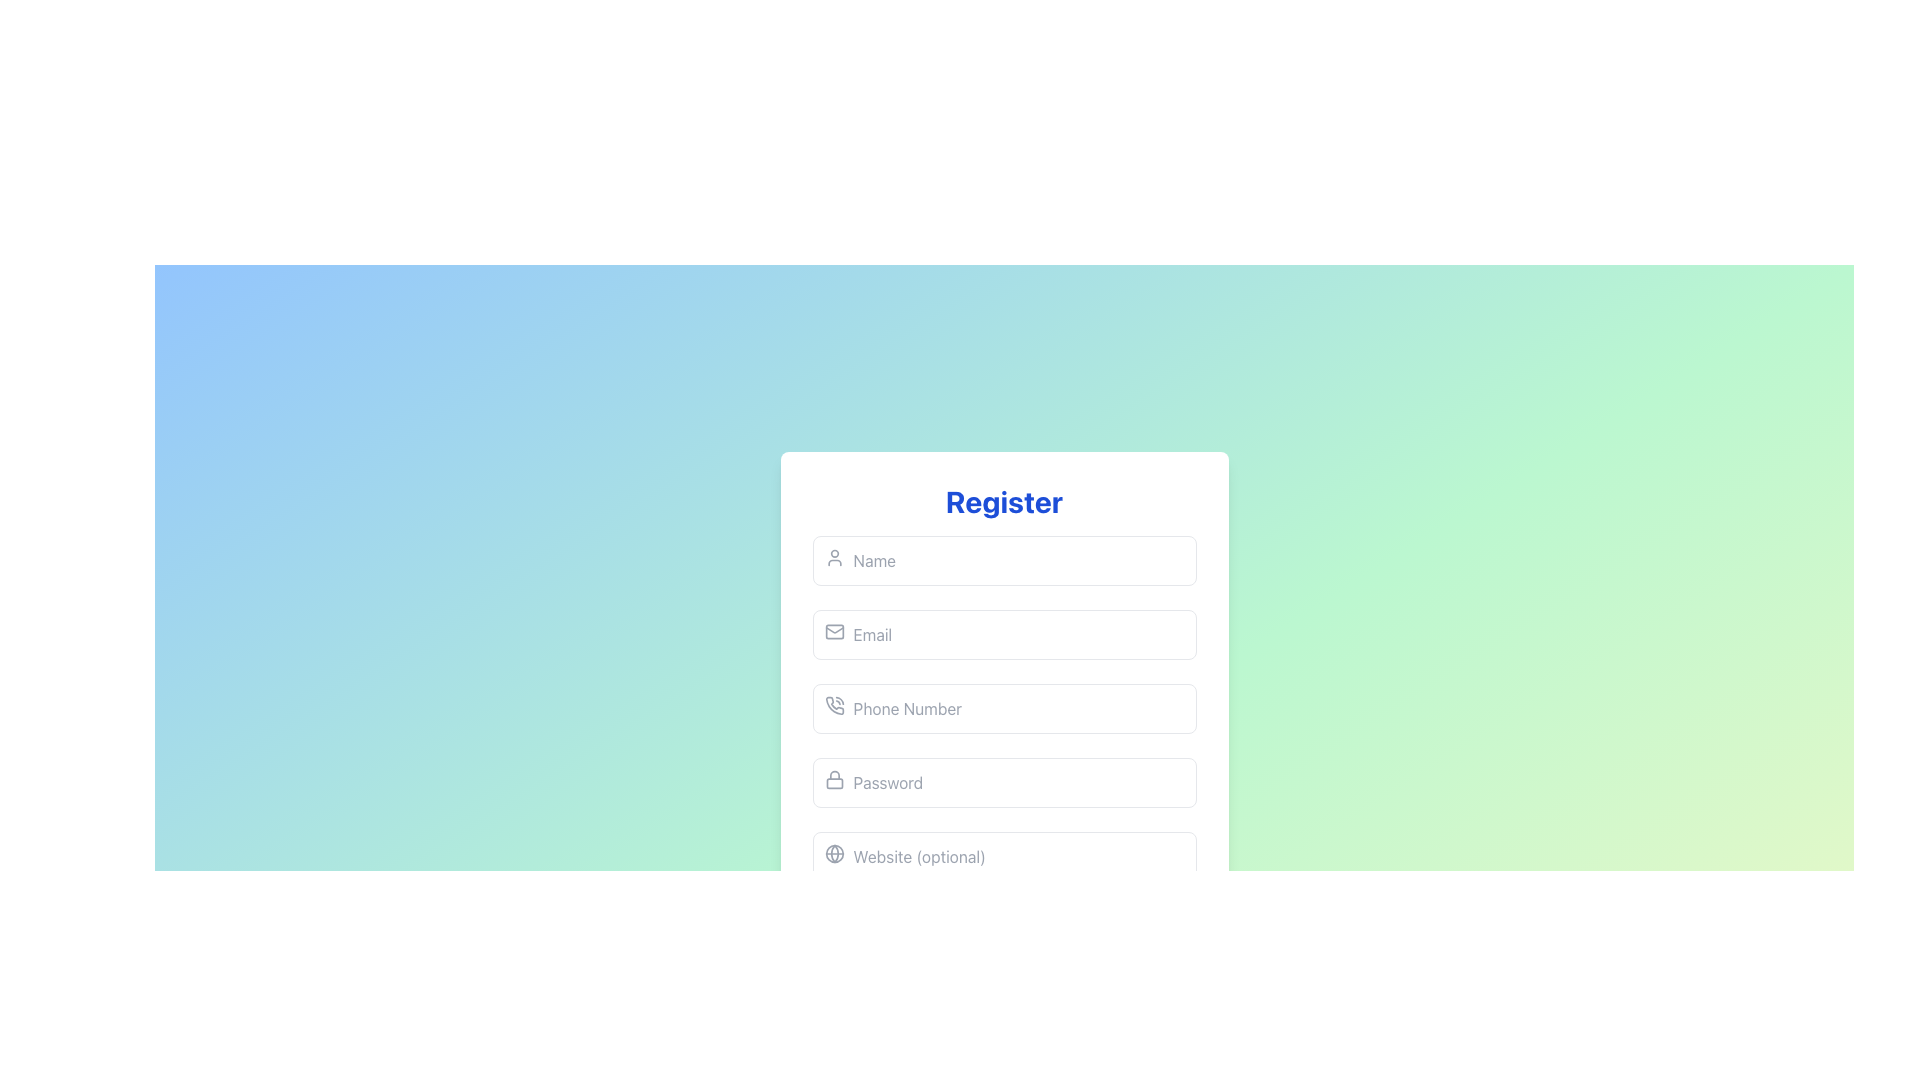  Describe the element at coordinates (834, 704) in the screenshot. I see `the phone number input field icon, which is located to the left of the input field labeled 'Phone Number' in the form` at that location.